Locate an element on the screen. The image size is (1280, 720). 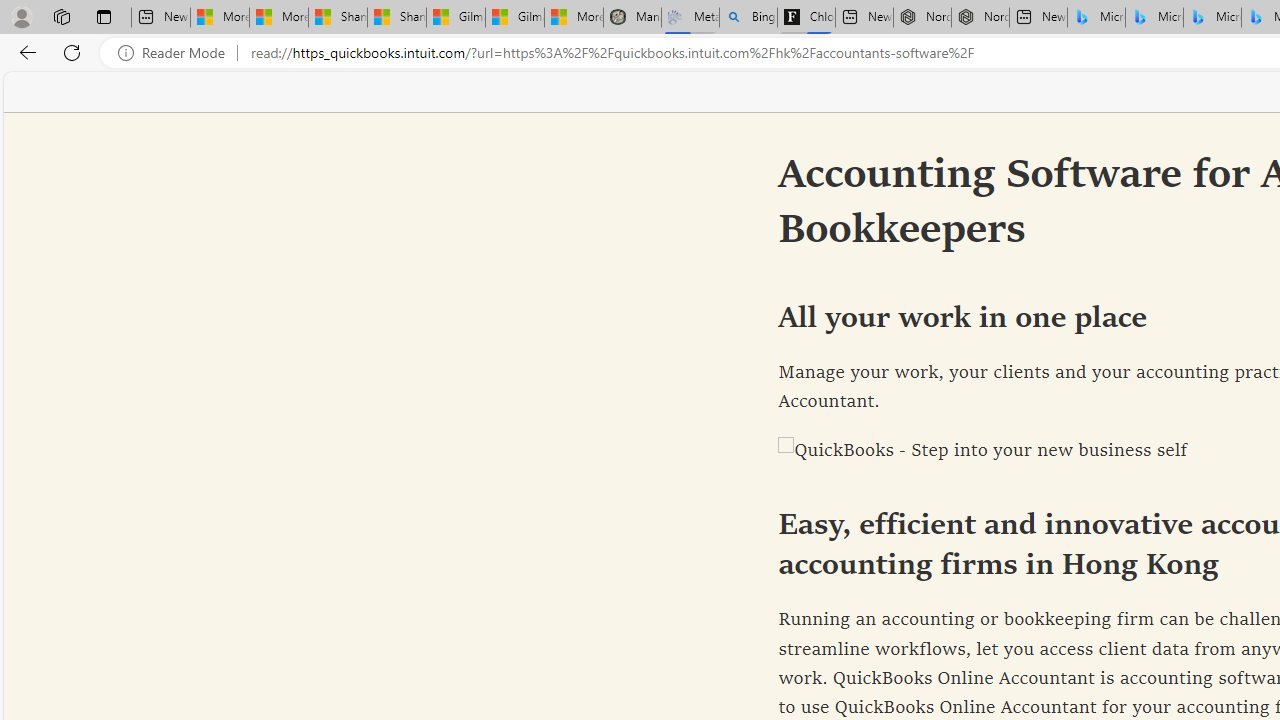
'Chloe Sorvino' is located at coordinates (806, 17).